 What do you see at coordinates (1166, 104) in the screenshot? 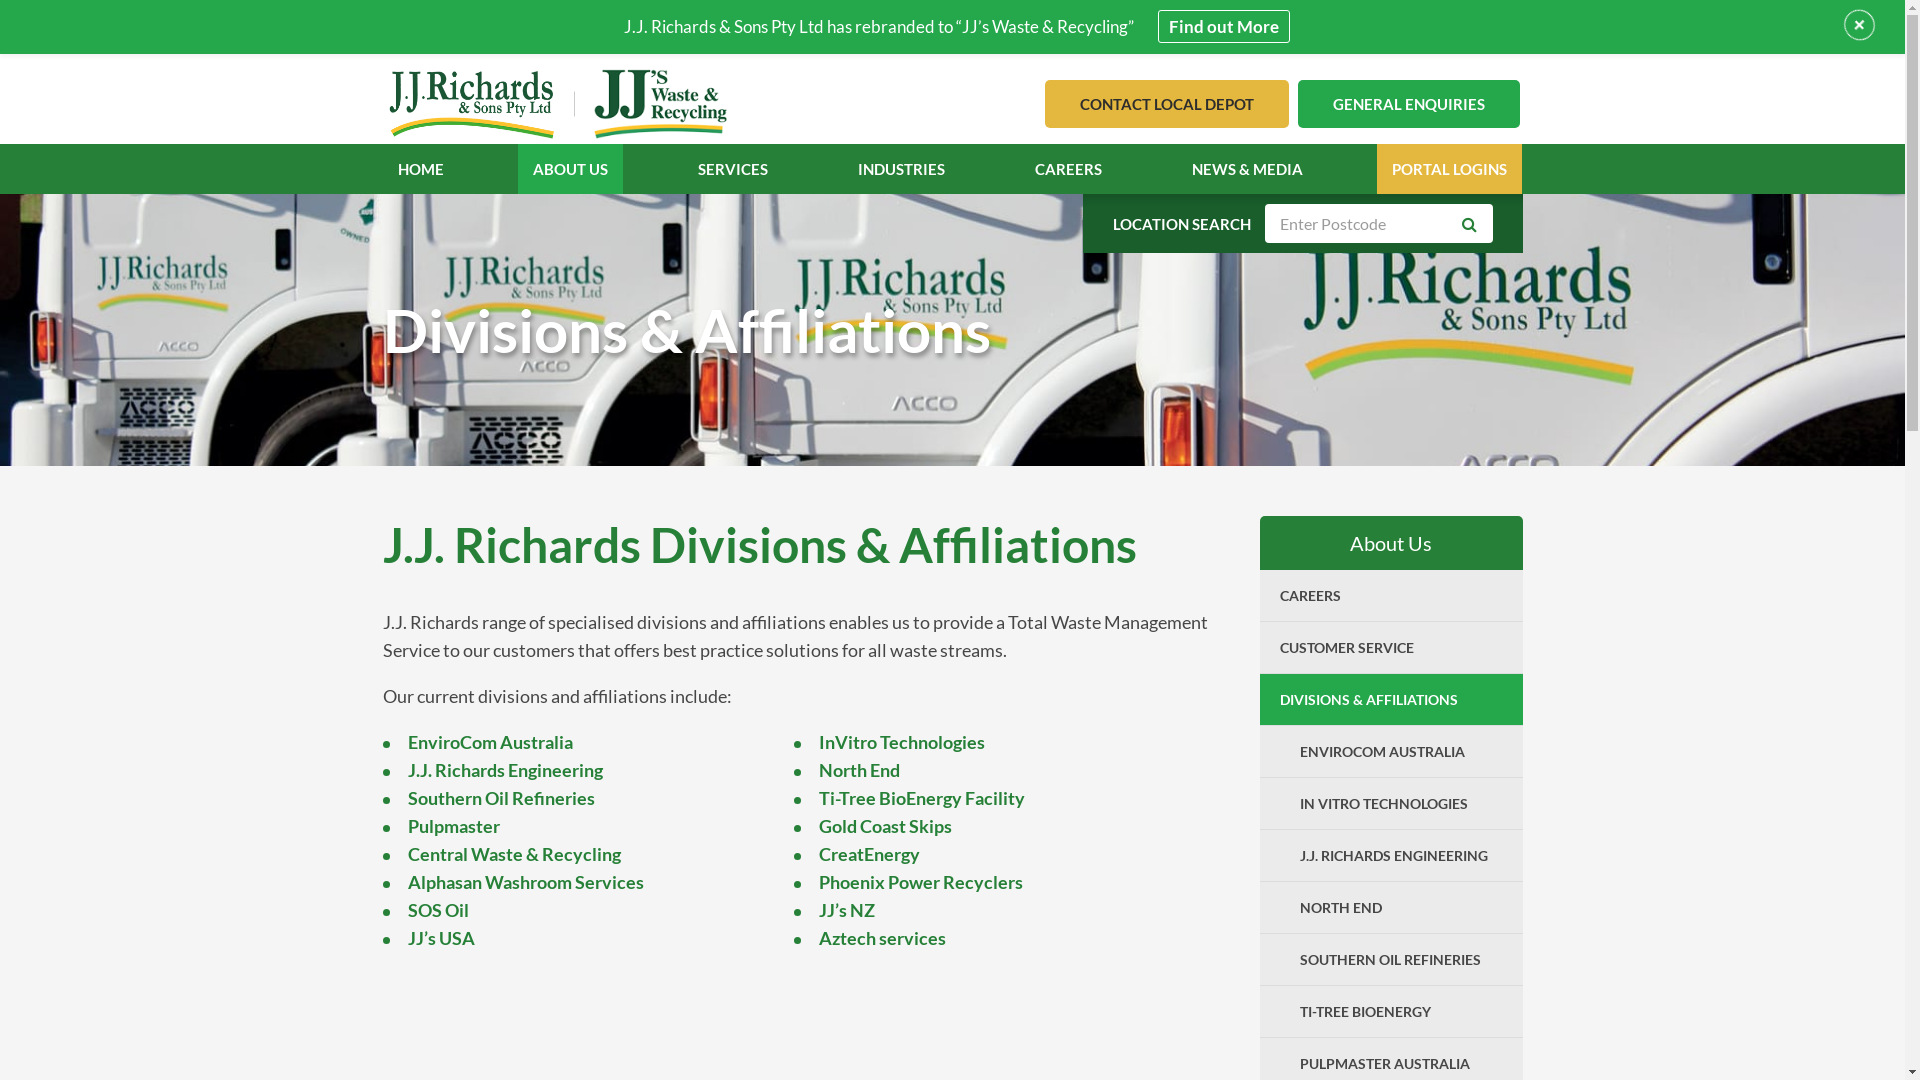
I see `'CONTACT LOCAL DEPOT'` at bounding box center [1166, 104].